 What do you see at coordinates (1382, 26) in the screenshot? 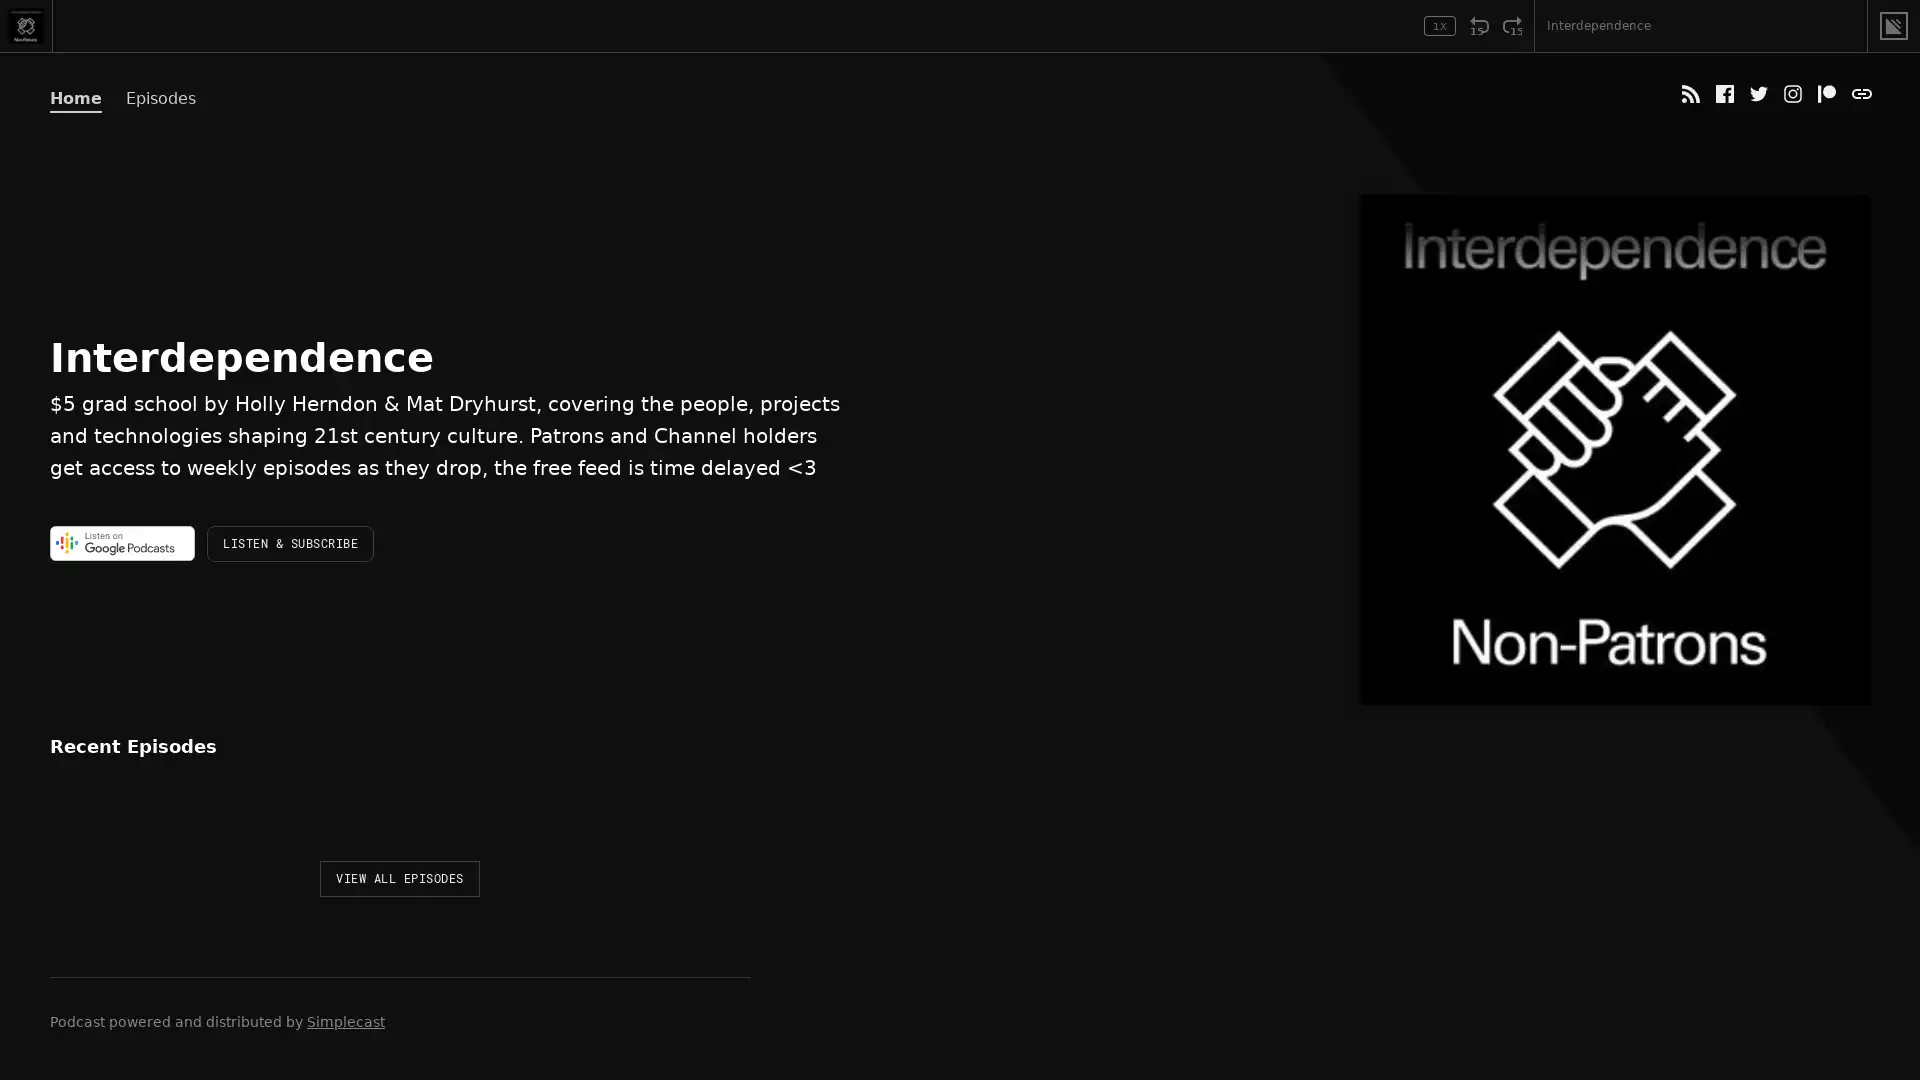
I see `Open Player Settings` at bounding box center [1382, 26].